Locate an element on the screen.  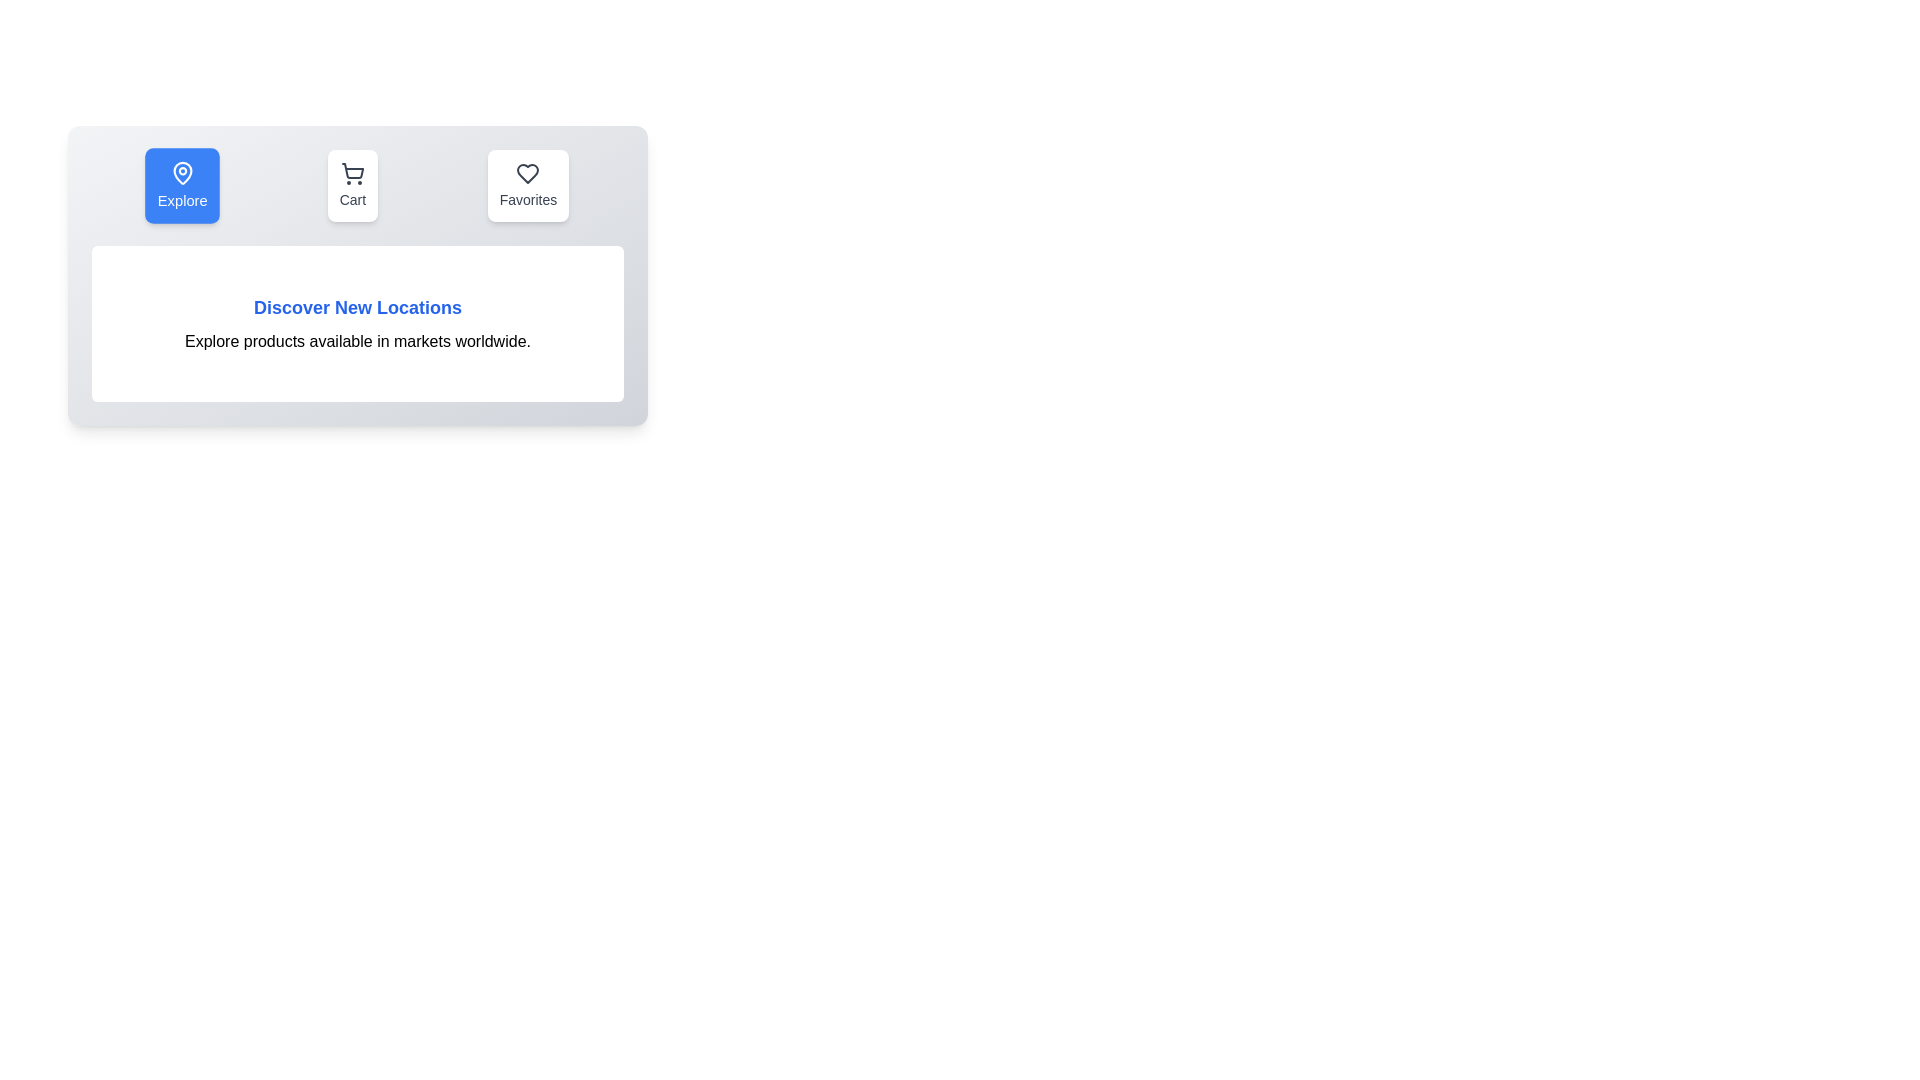
the Cart tab by clicking on its label or icon is located at coordinates (351, 185).